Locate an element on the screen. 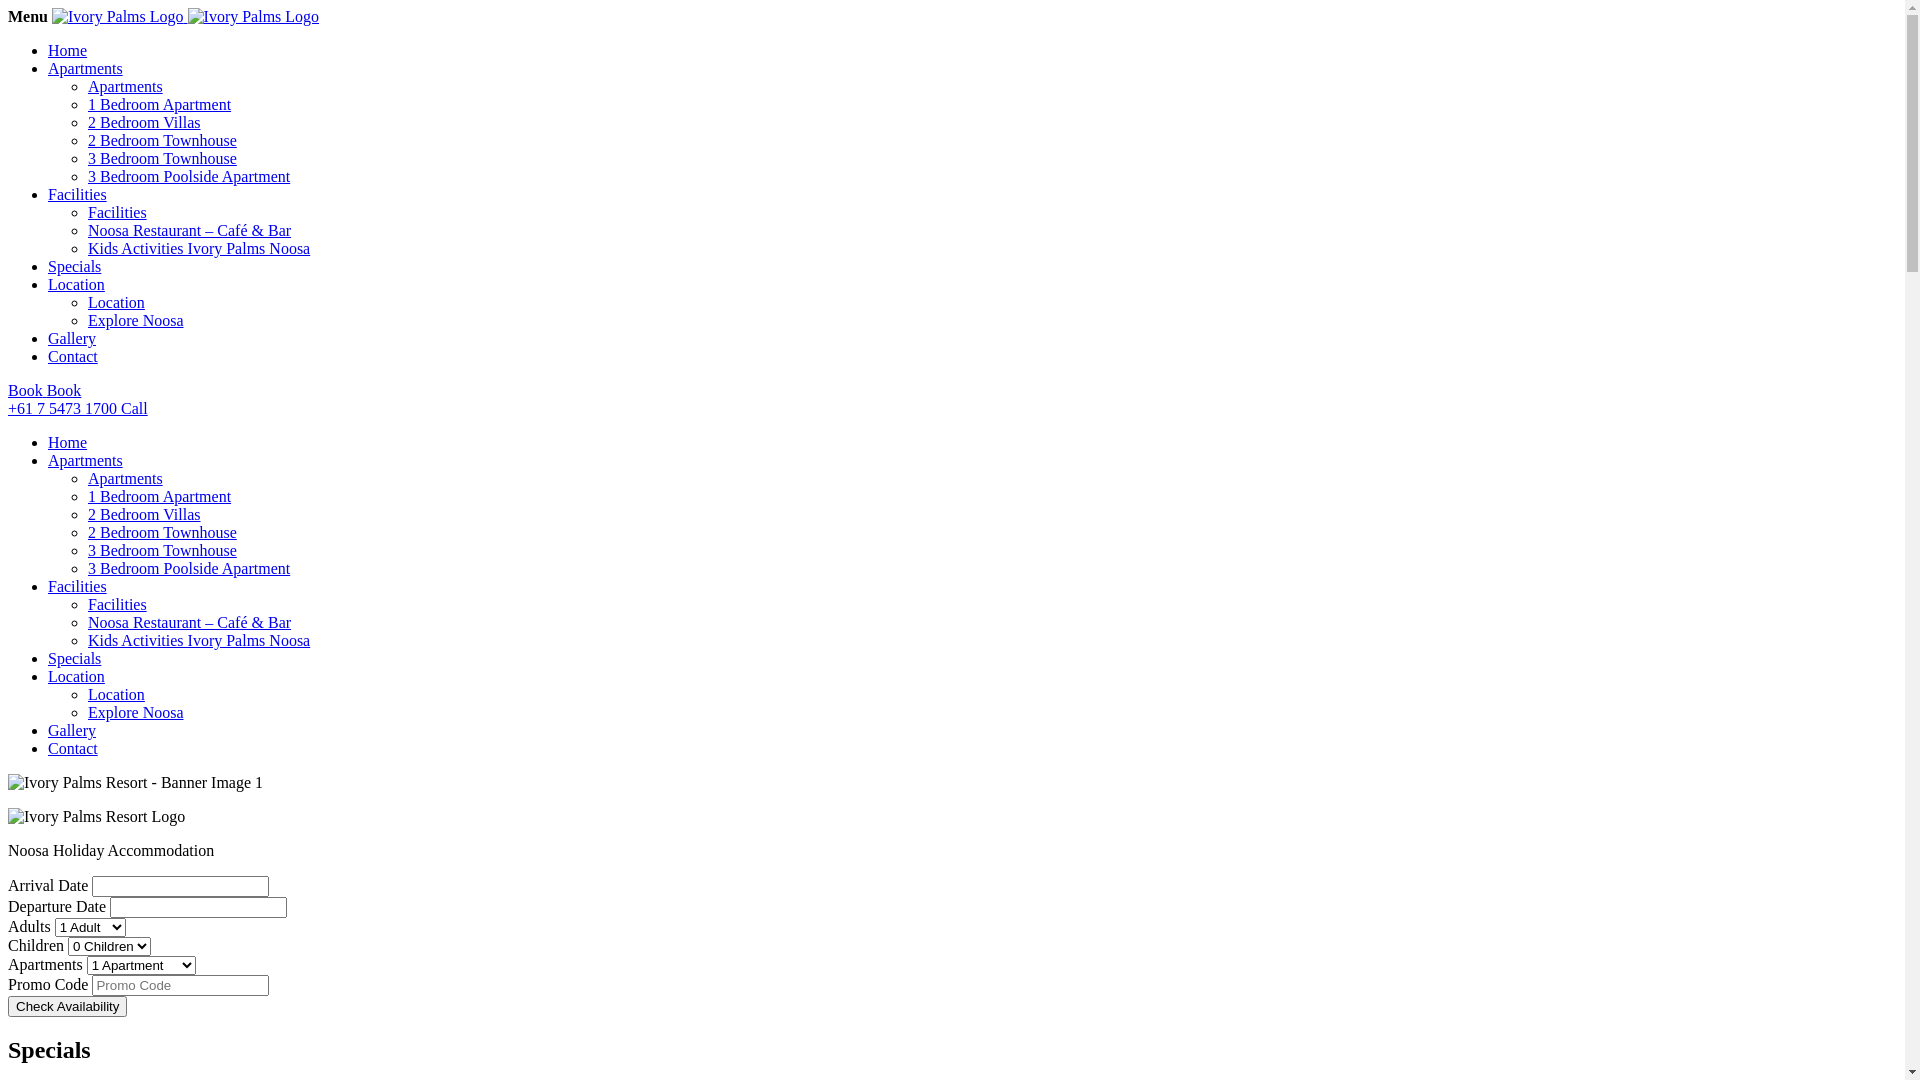  'Explore Noosa' is located at coordinates (134, 319).